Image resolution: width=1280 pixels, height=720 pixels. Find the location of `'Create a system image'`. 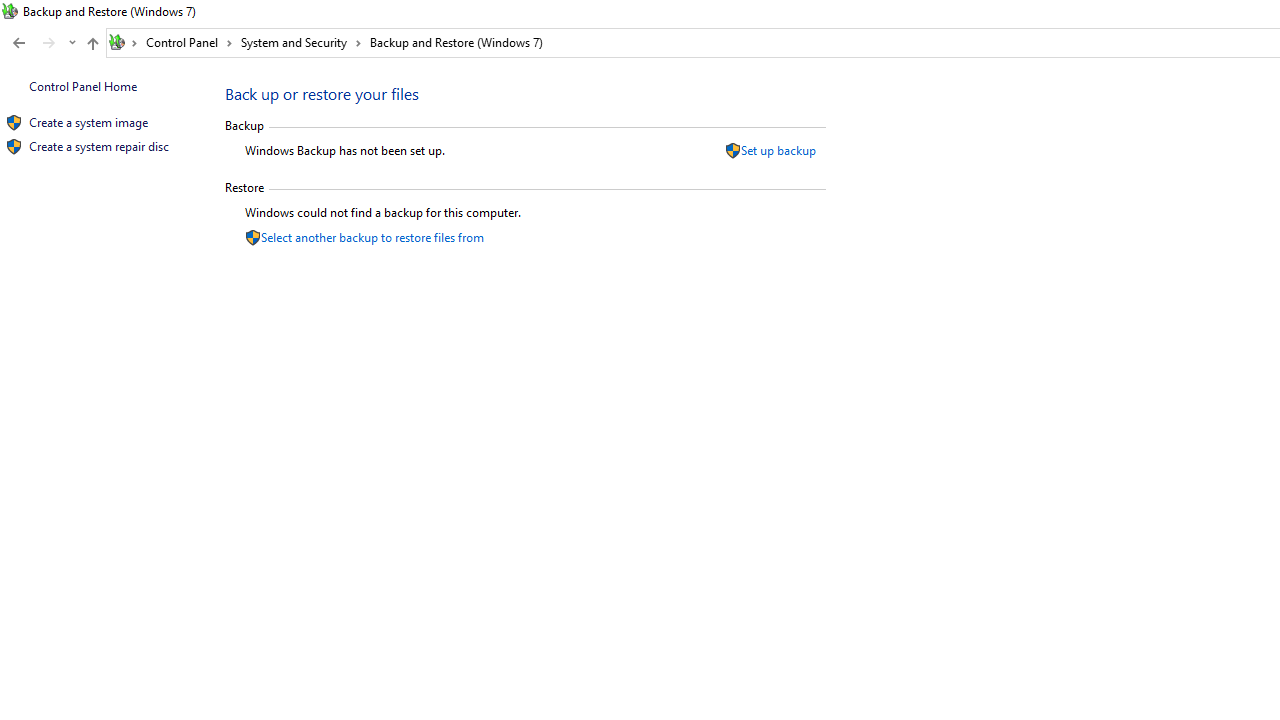

'Create a system image' is located at coordinates (87, 122).